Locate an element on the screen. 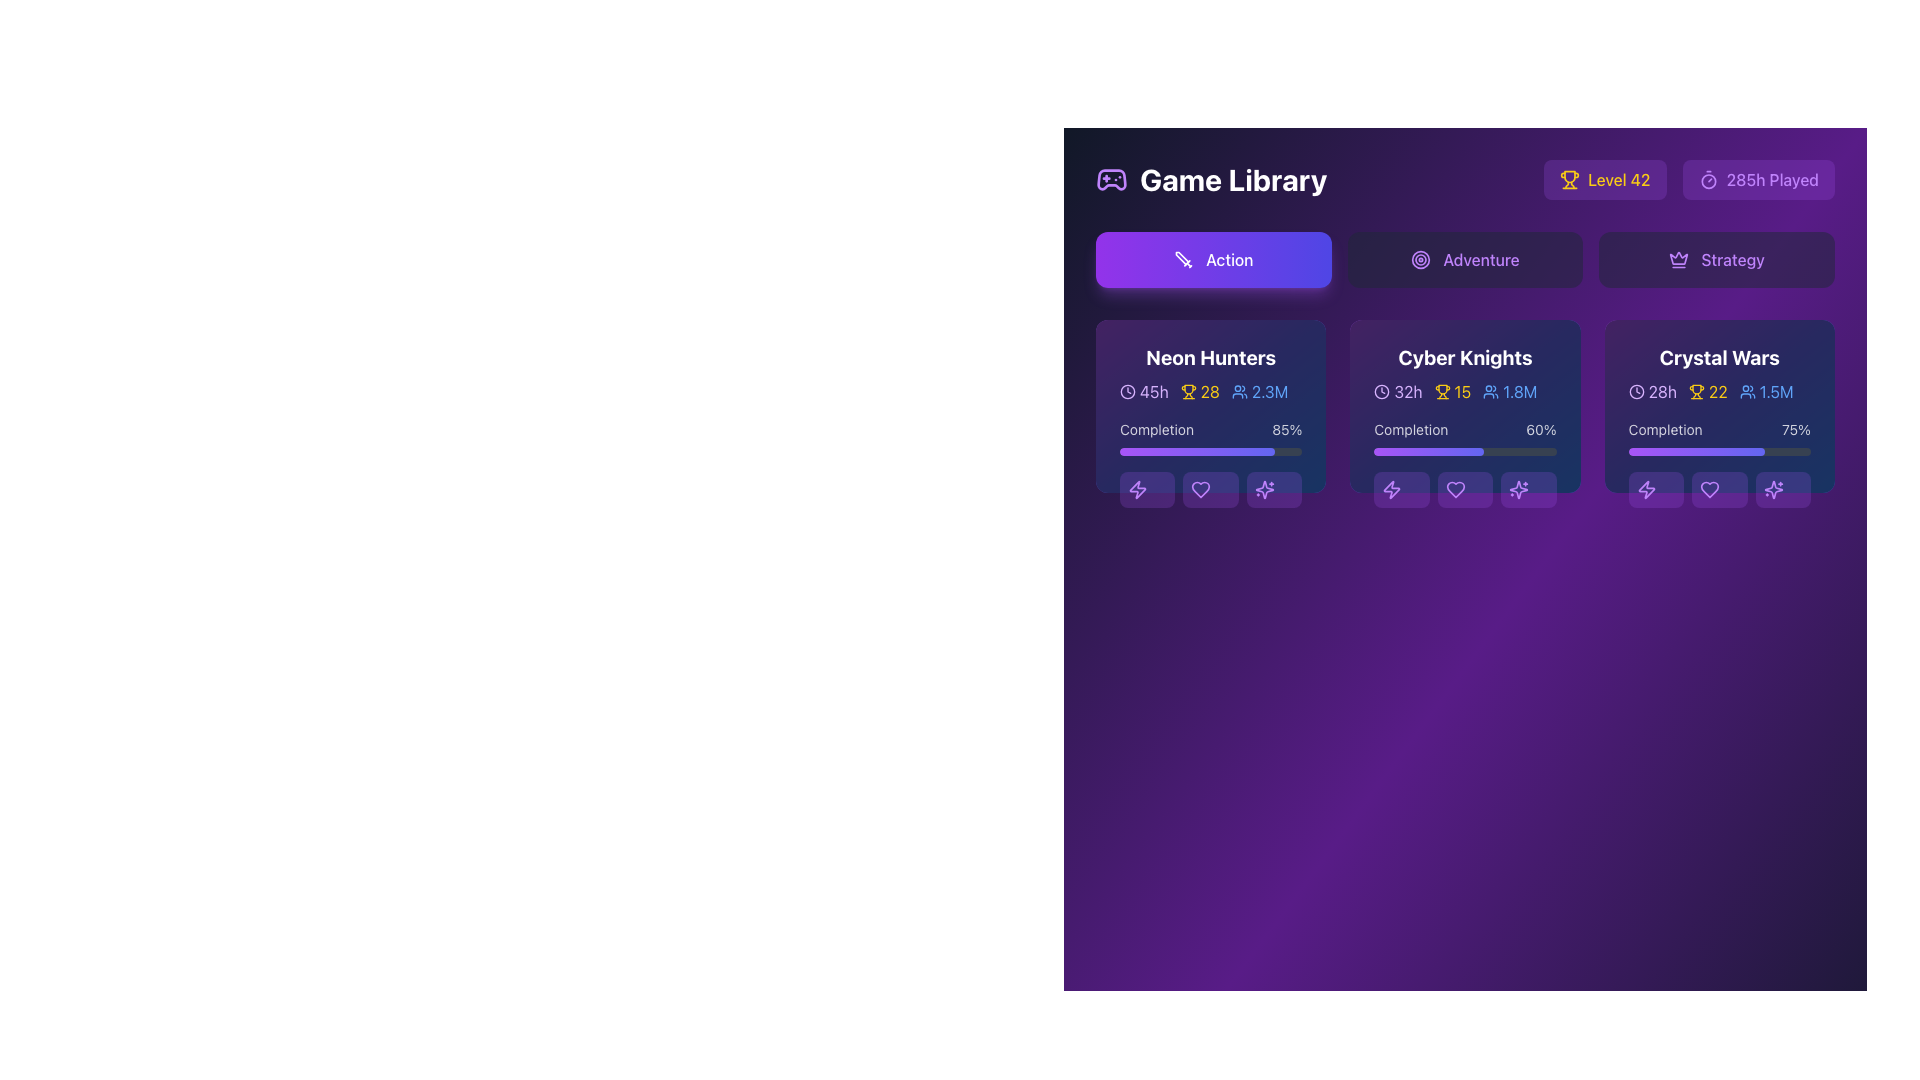  the Progress bar labeled 'Completion' with the percentage '85%' in the 'Neon Hunters' section of the Game Library interface is located at coordinates (1210, 437).